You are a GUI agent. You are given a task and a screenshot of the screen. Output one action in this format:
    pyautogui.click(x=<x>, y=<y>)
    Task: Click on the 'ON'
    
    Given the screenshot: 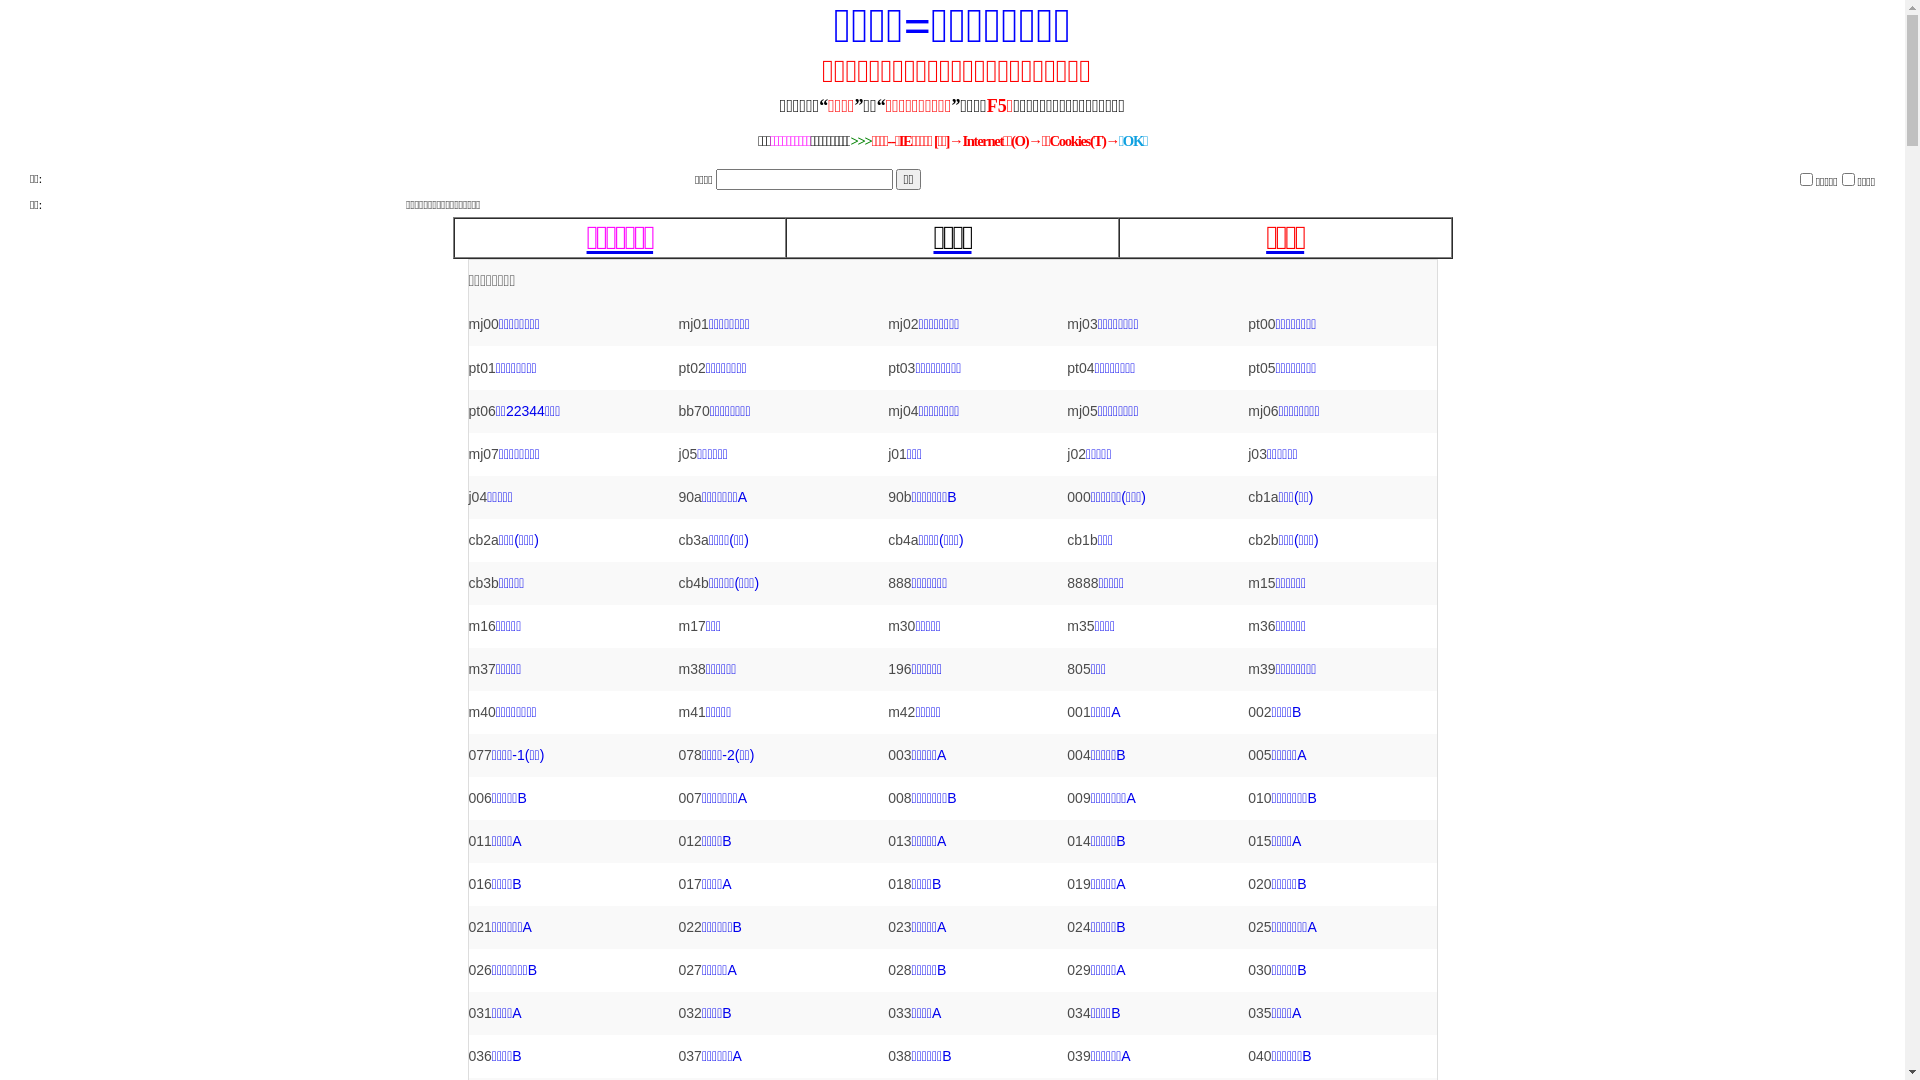 What is the action you would take?
    pyautogui.click(x=1847, y=177)
    